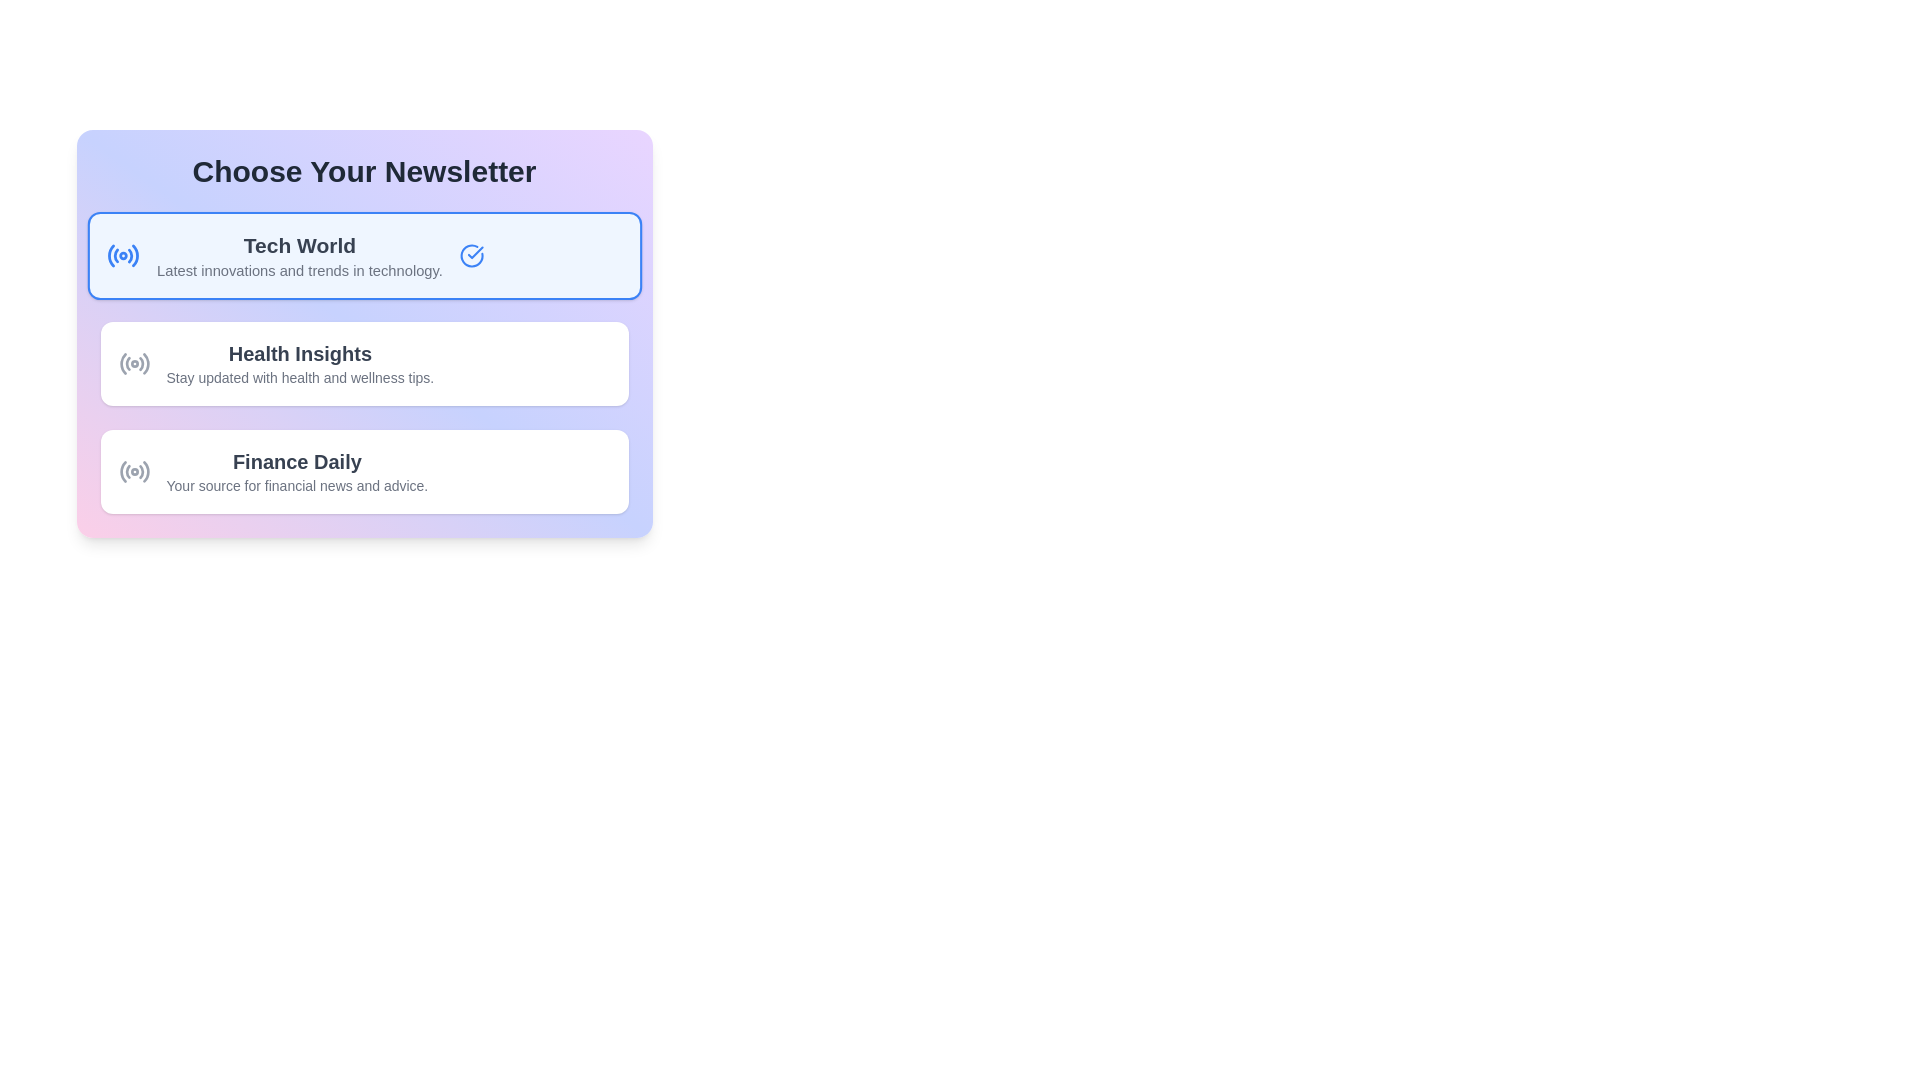 The width and height of the screenshot is (1920, 1080). I want to click on the second segment of the curved lines in the blue radio-like icon within the 'Tech World' button, so click(114, 254).